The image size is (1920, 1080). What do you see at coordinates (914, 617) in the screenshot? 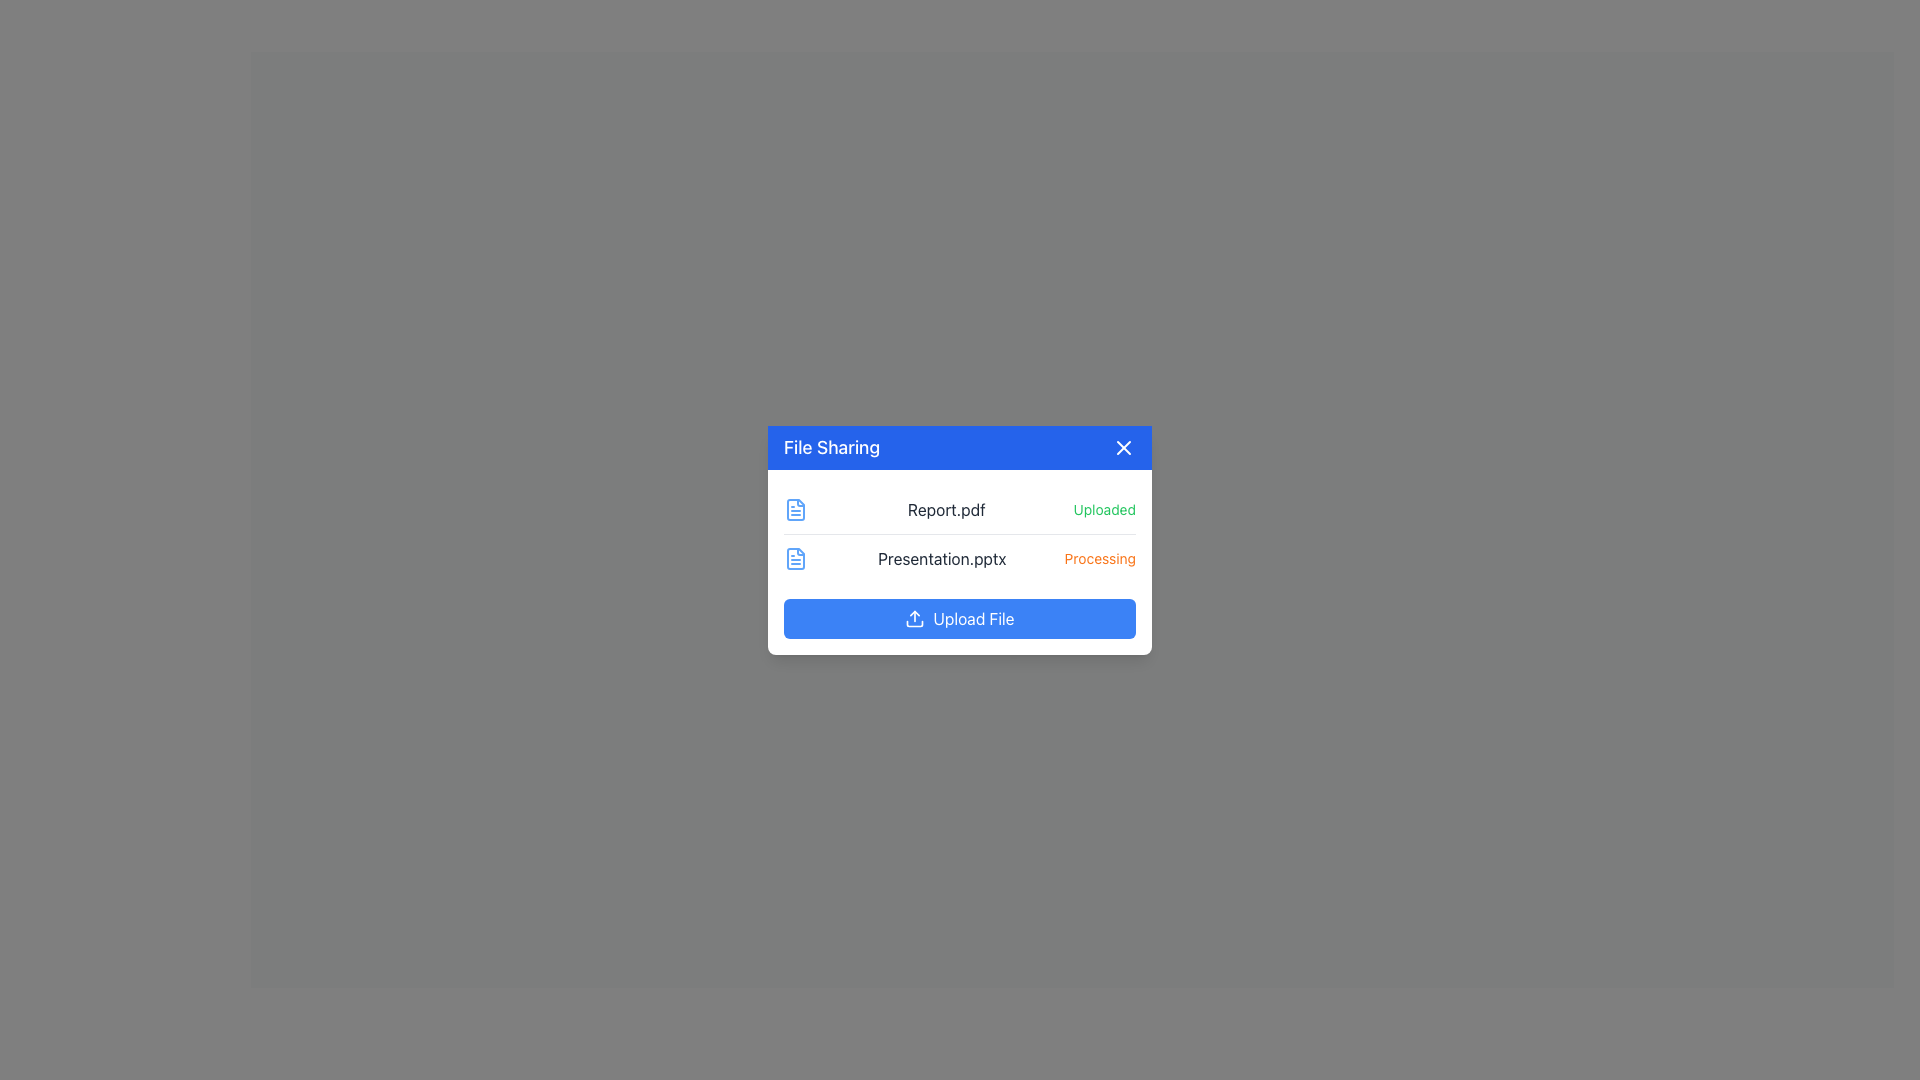
I see `the upload icon shaped like an upward-pointing arrow, located within the 'Upload File' button` at bounding box center [914, 617].